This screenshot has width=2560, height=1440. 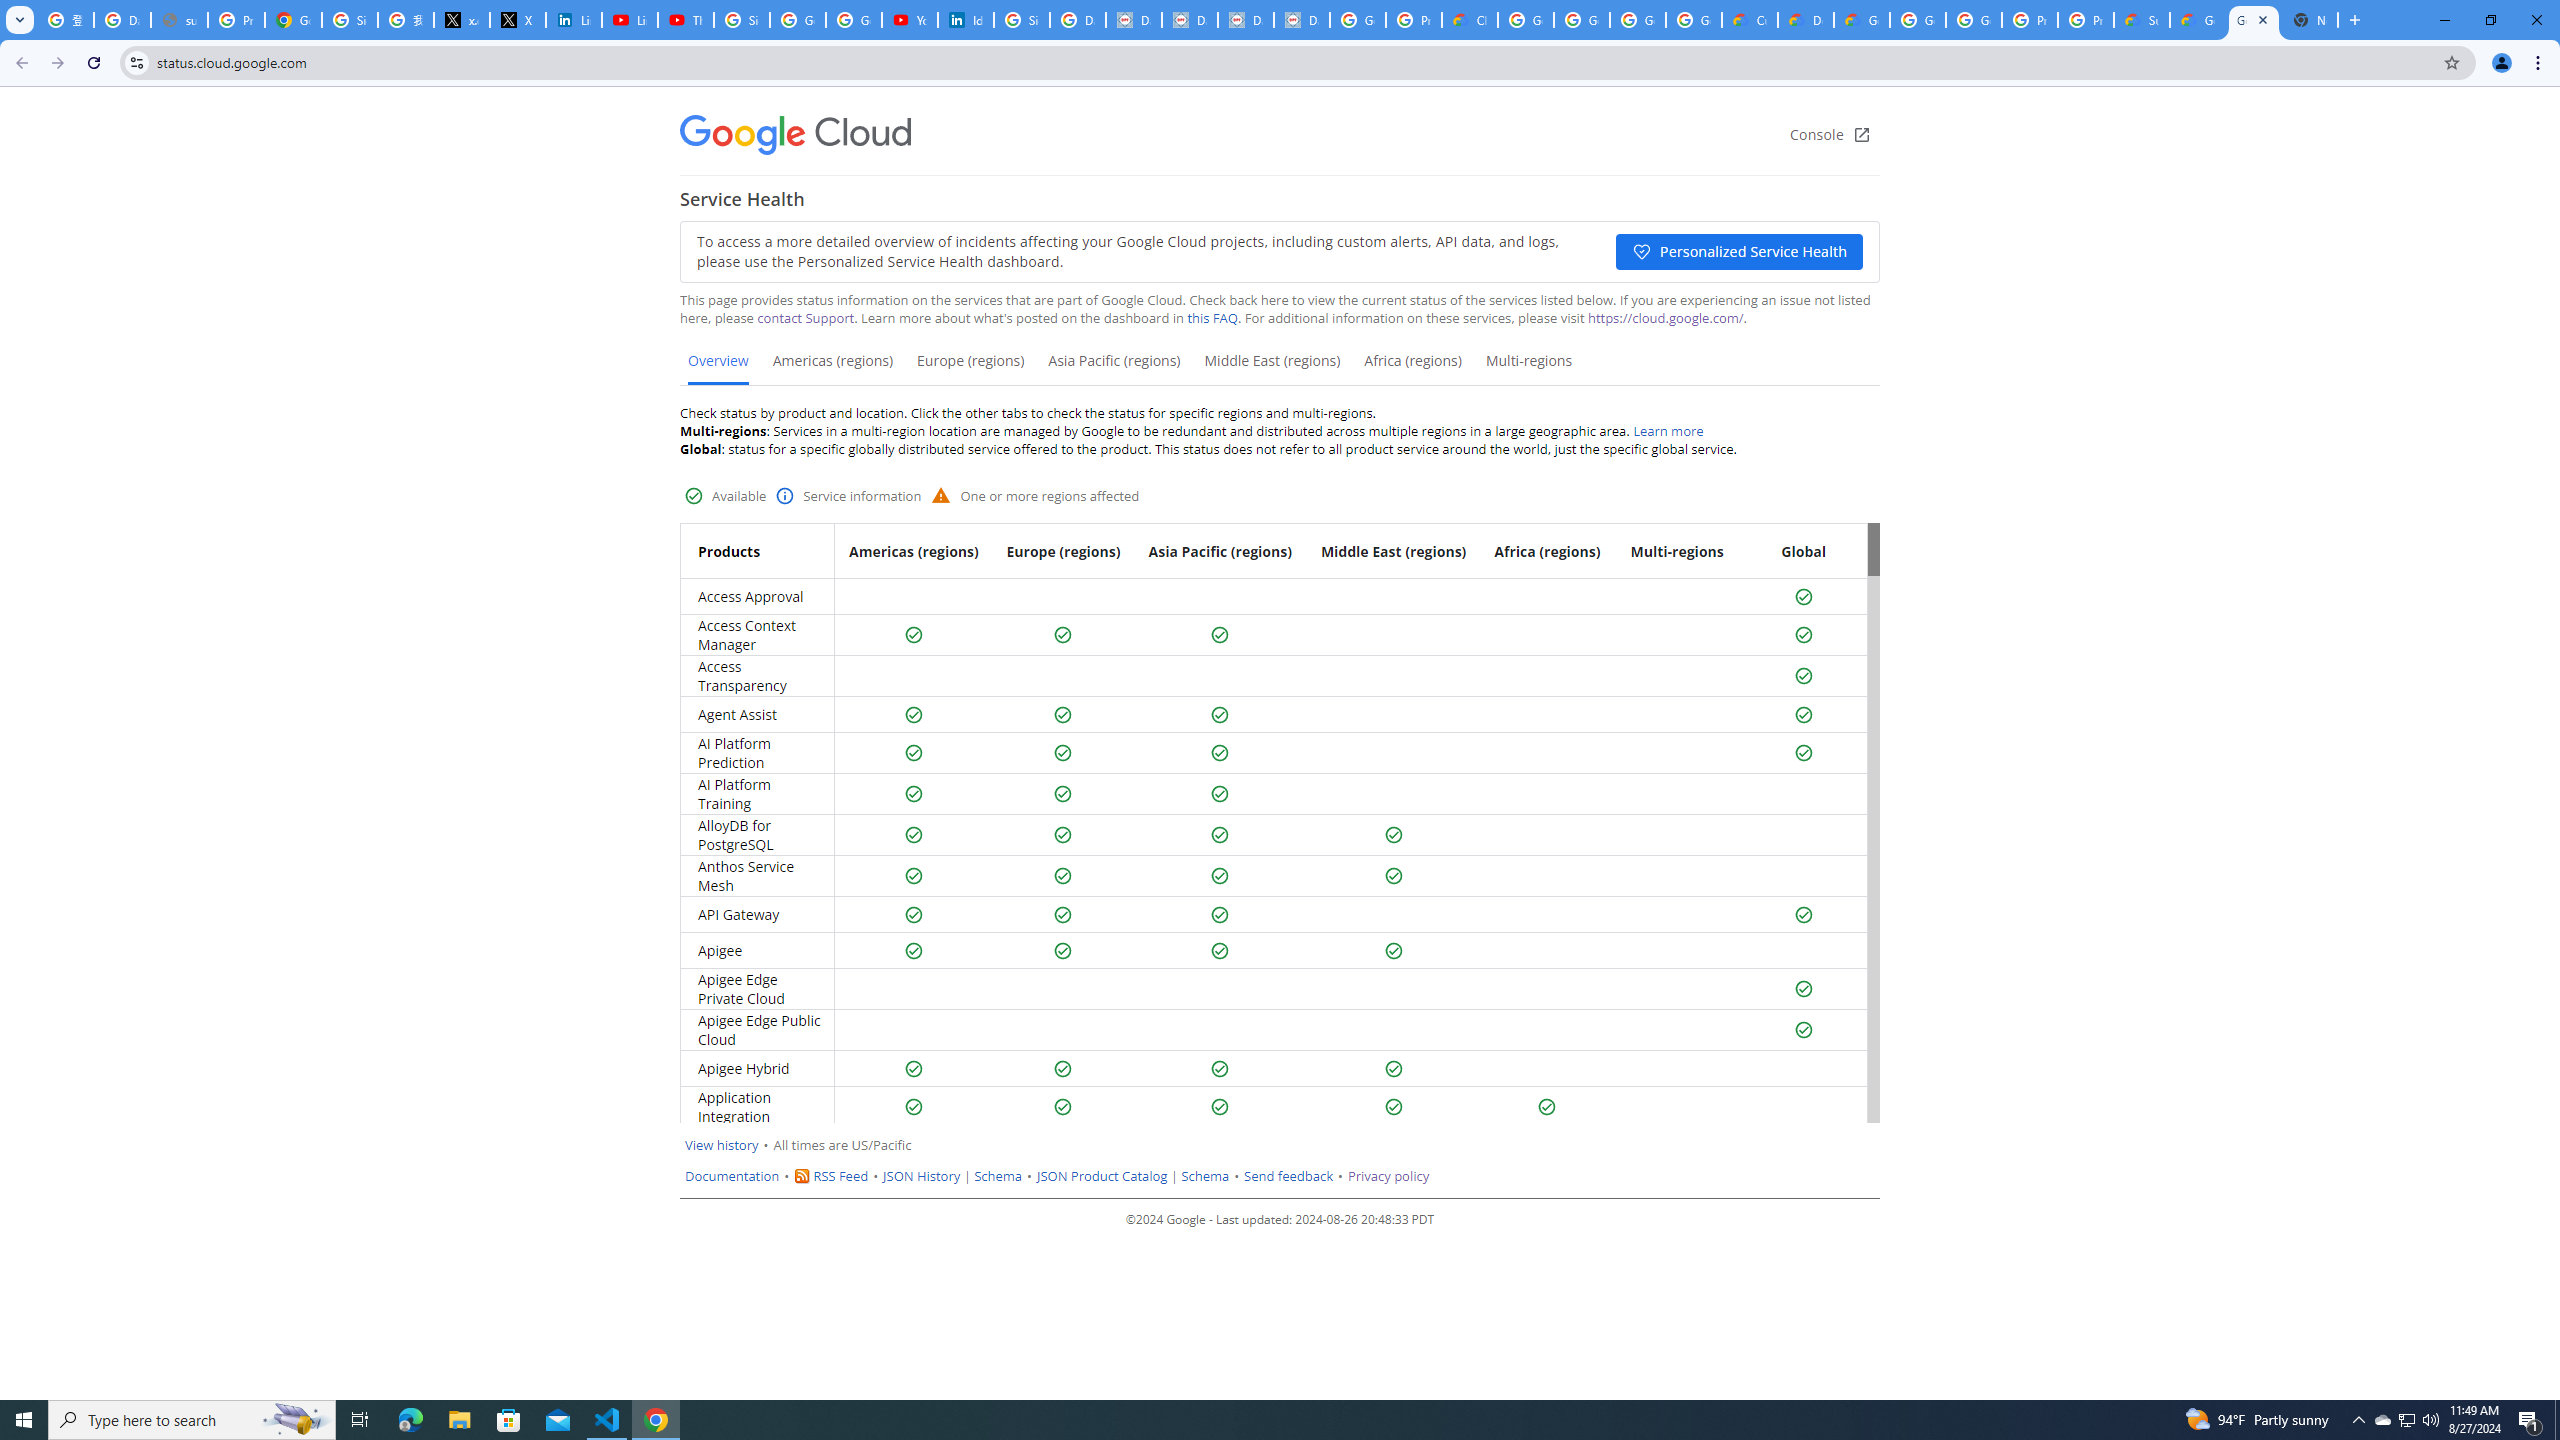 I want to click on 'Gemini for Business and Developers | Google Cloud', so click(x=1862, y=19).